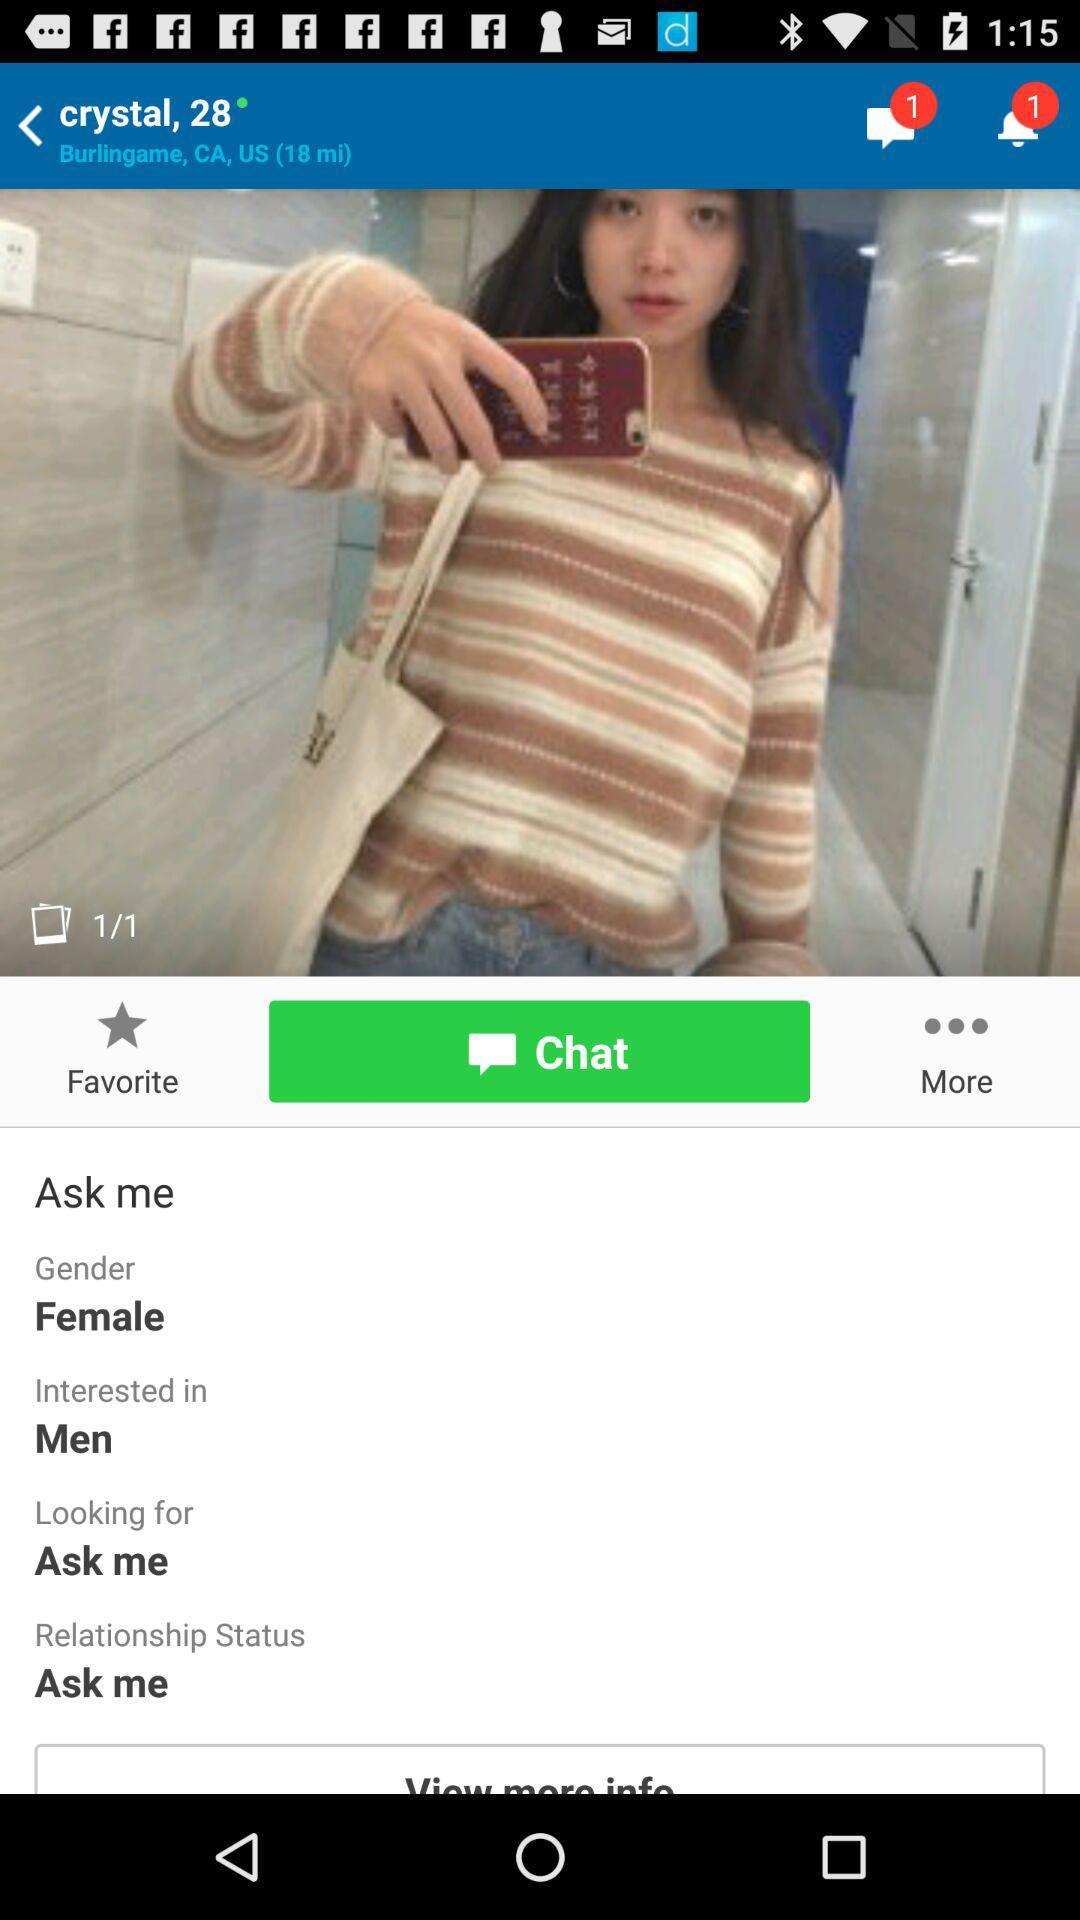  Describe the element at coordinates (540, 1768) in the screenshot. I see `the view more info button` at that location.